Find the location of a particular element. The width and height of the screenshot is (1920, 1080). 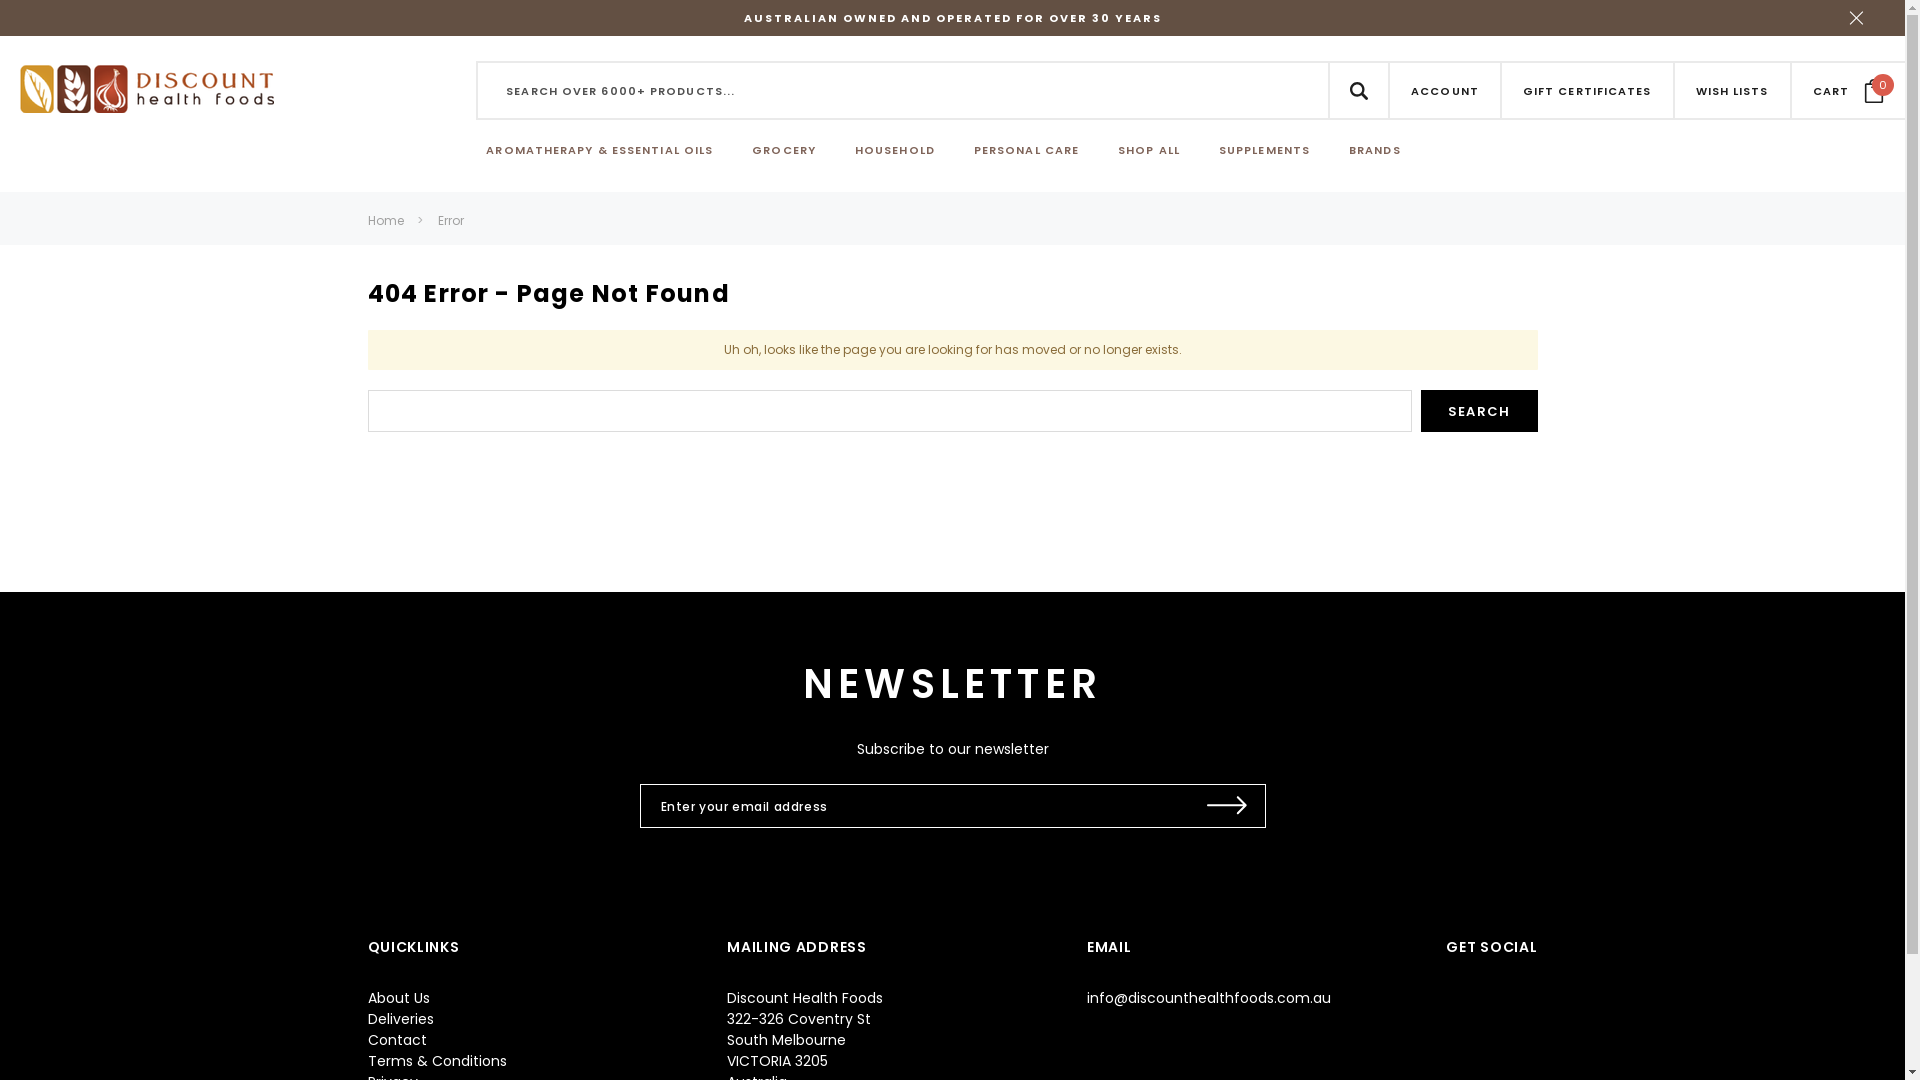

'Contact' is located at coordinates (397, 1039).